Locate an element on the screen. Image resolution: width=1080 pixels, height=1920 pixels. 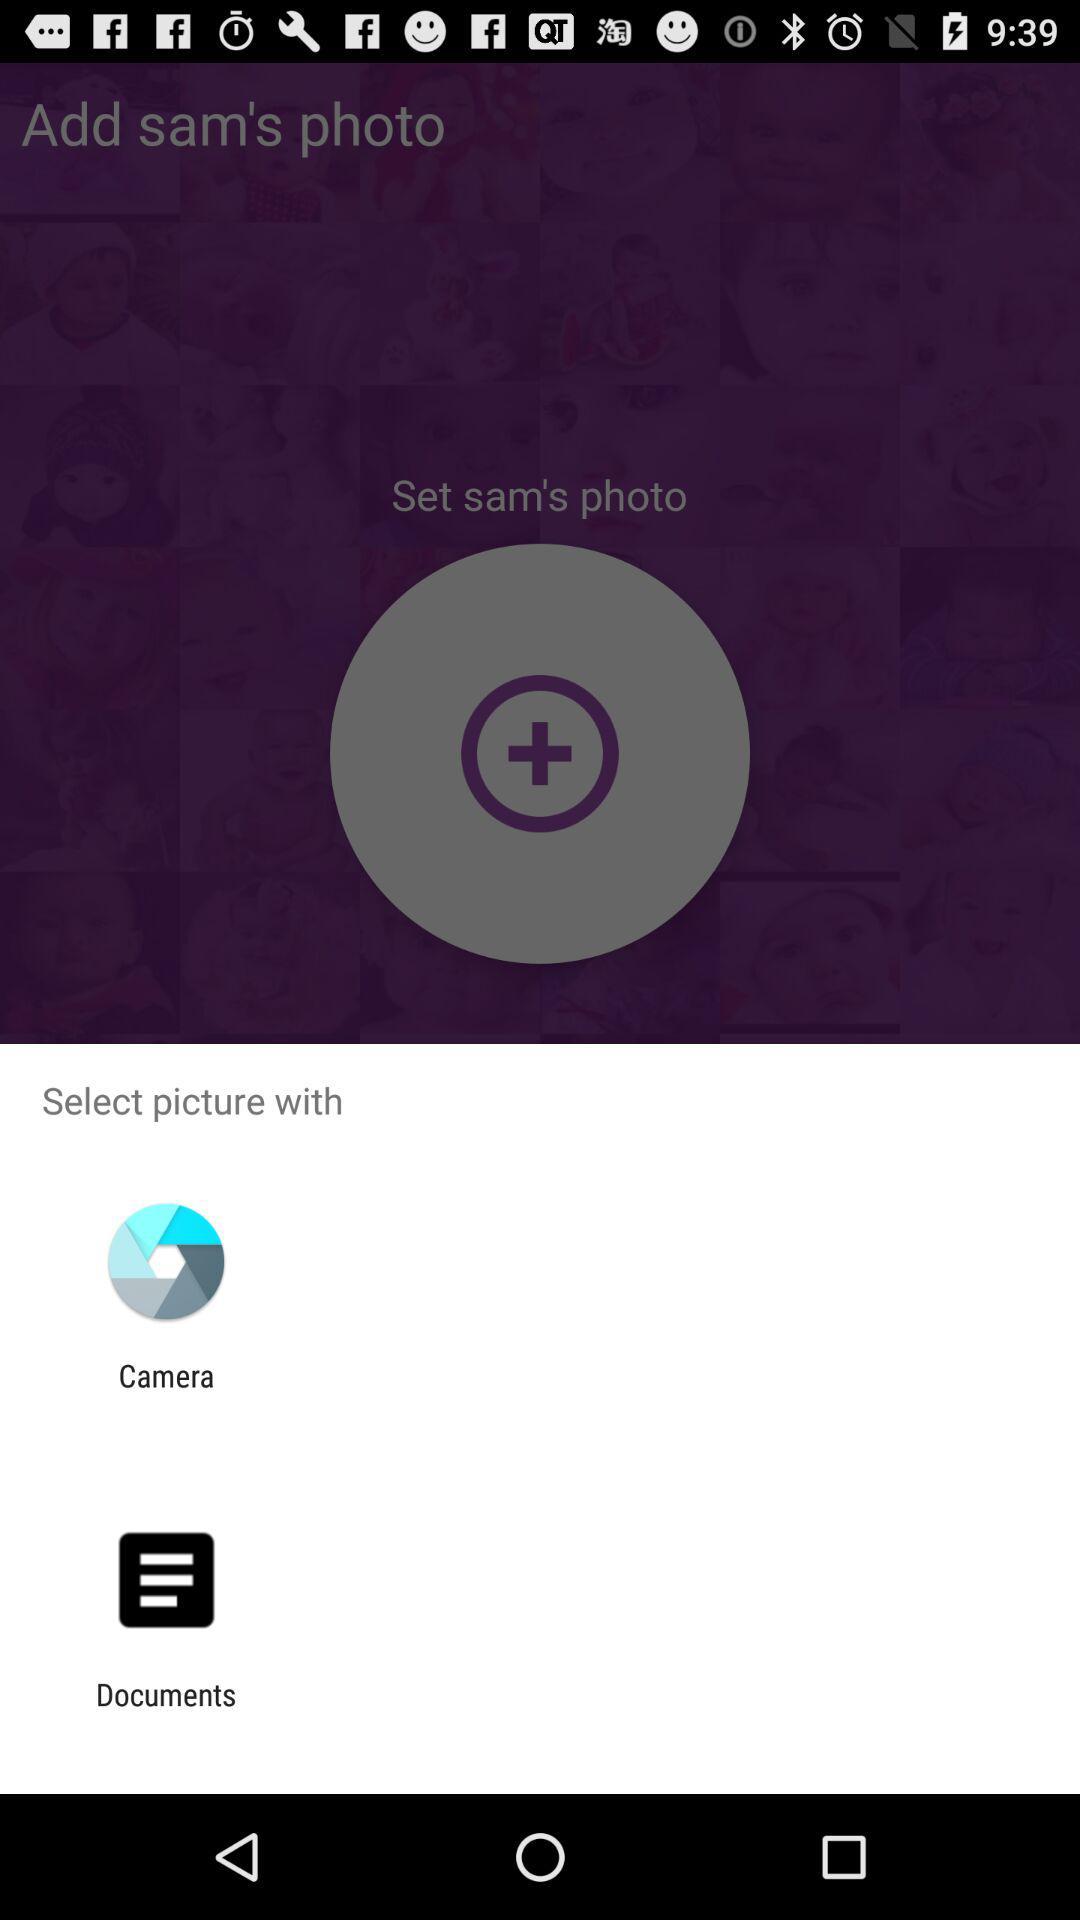
the camera is located at coordinates (165, 1392).